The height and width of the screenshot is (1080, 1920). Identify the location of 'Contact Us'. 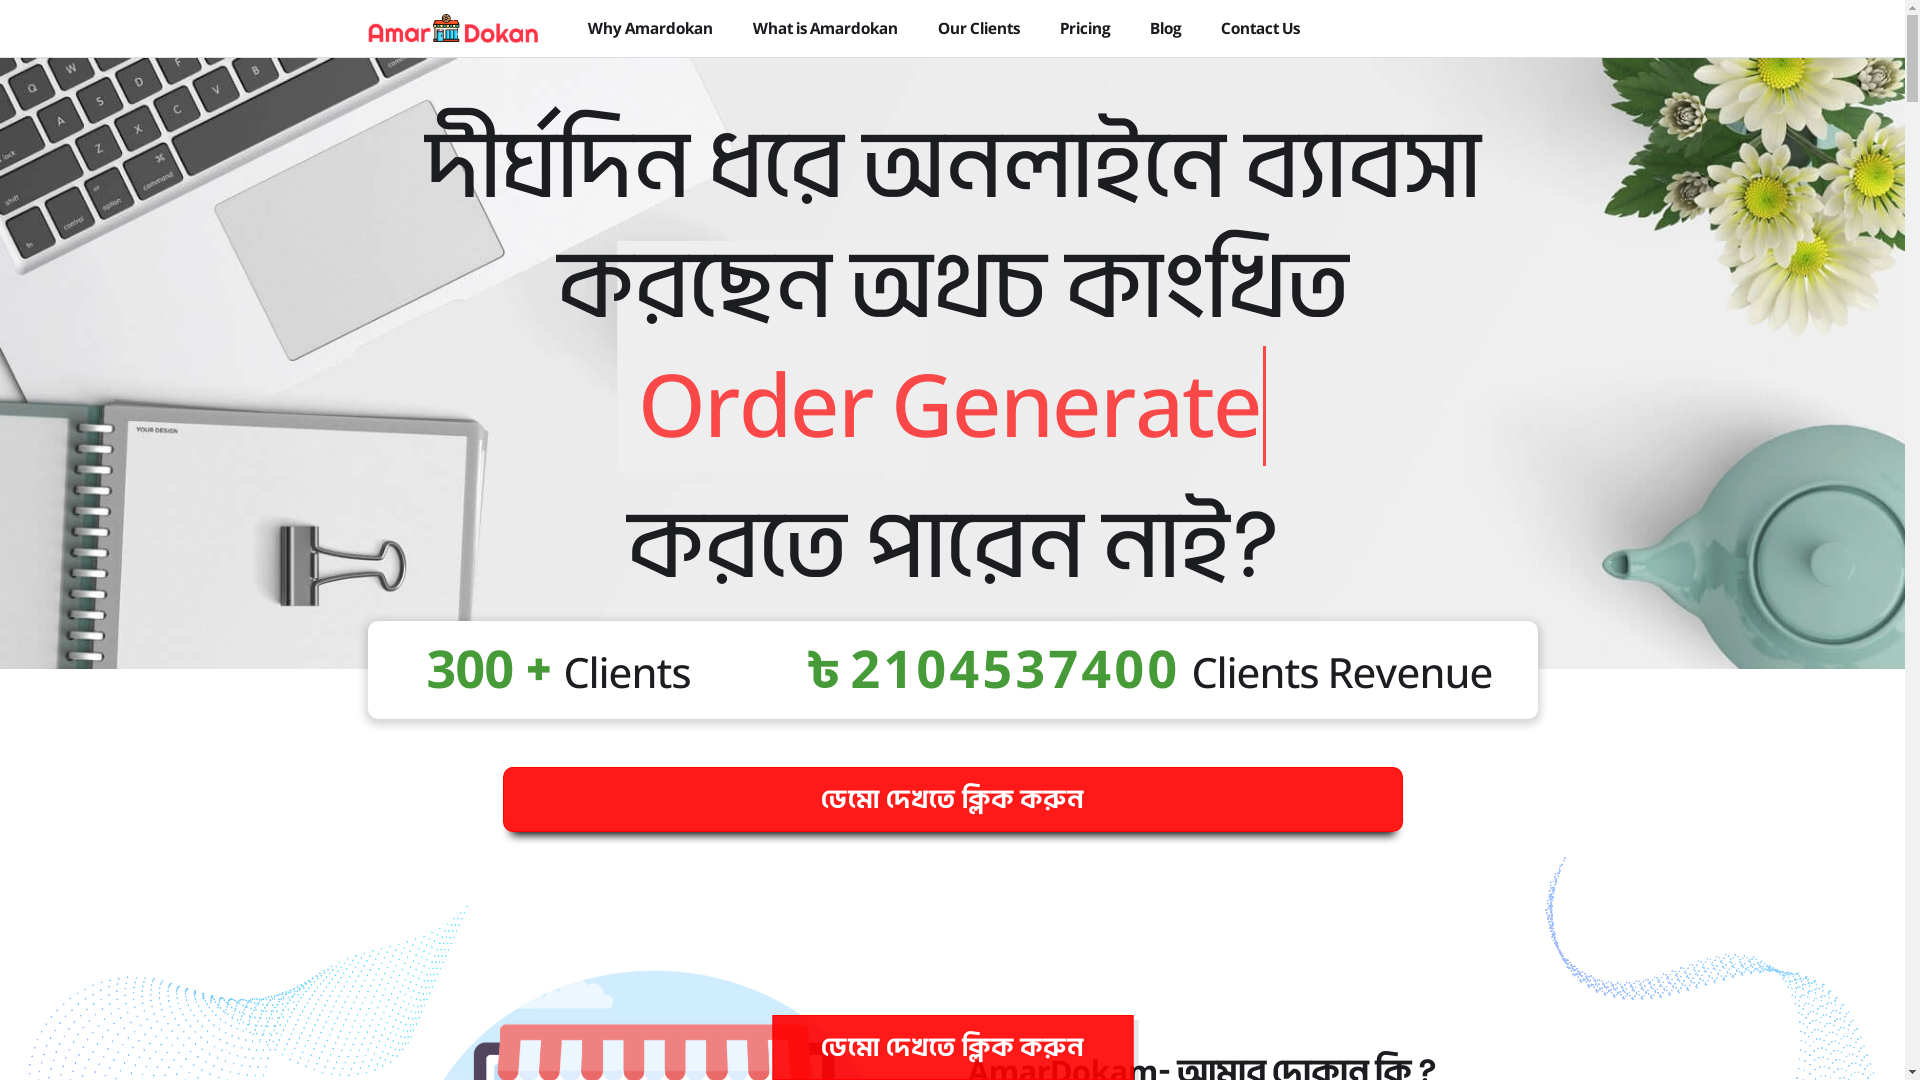
(1258, 28).